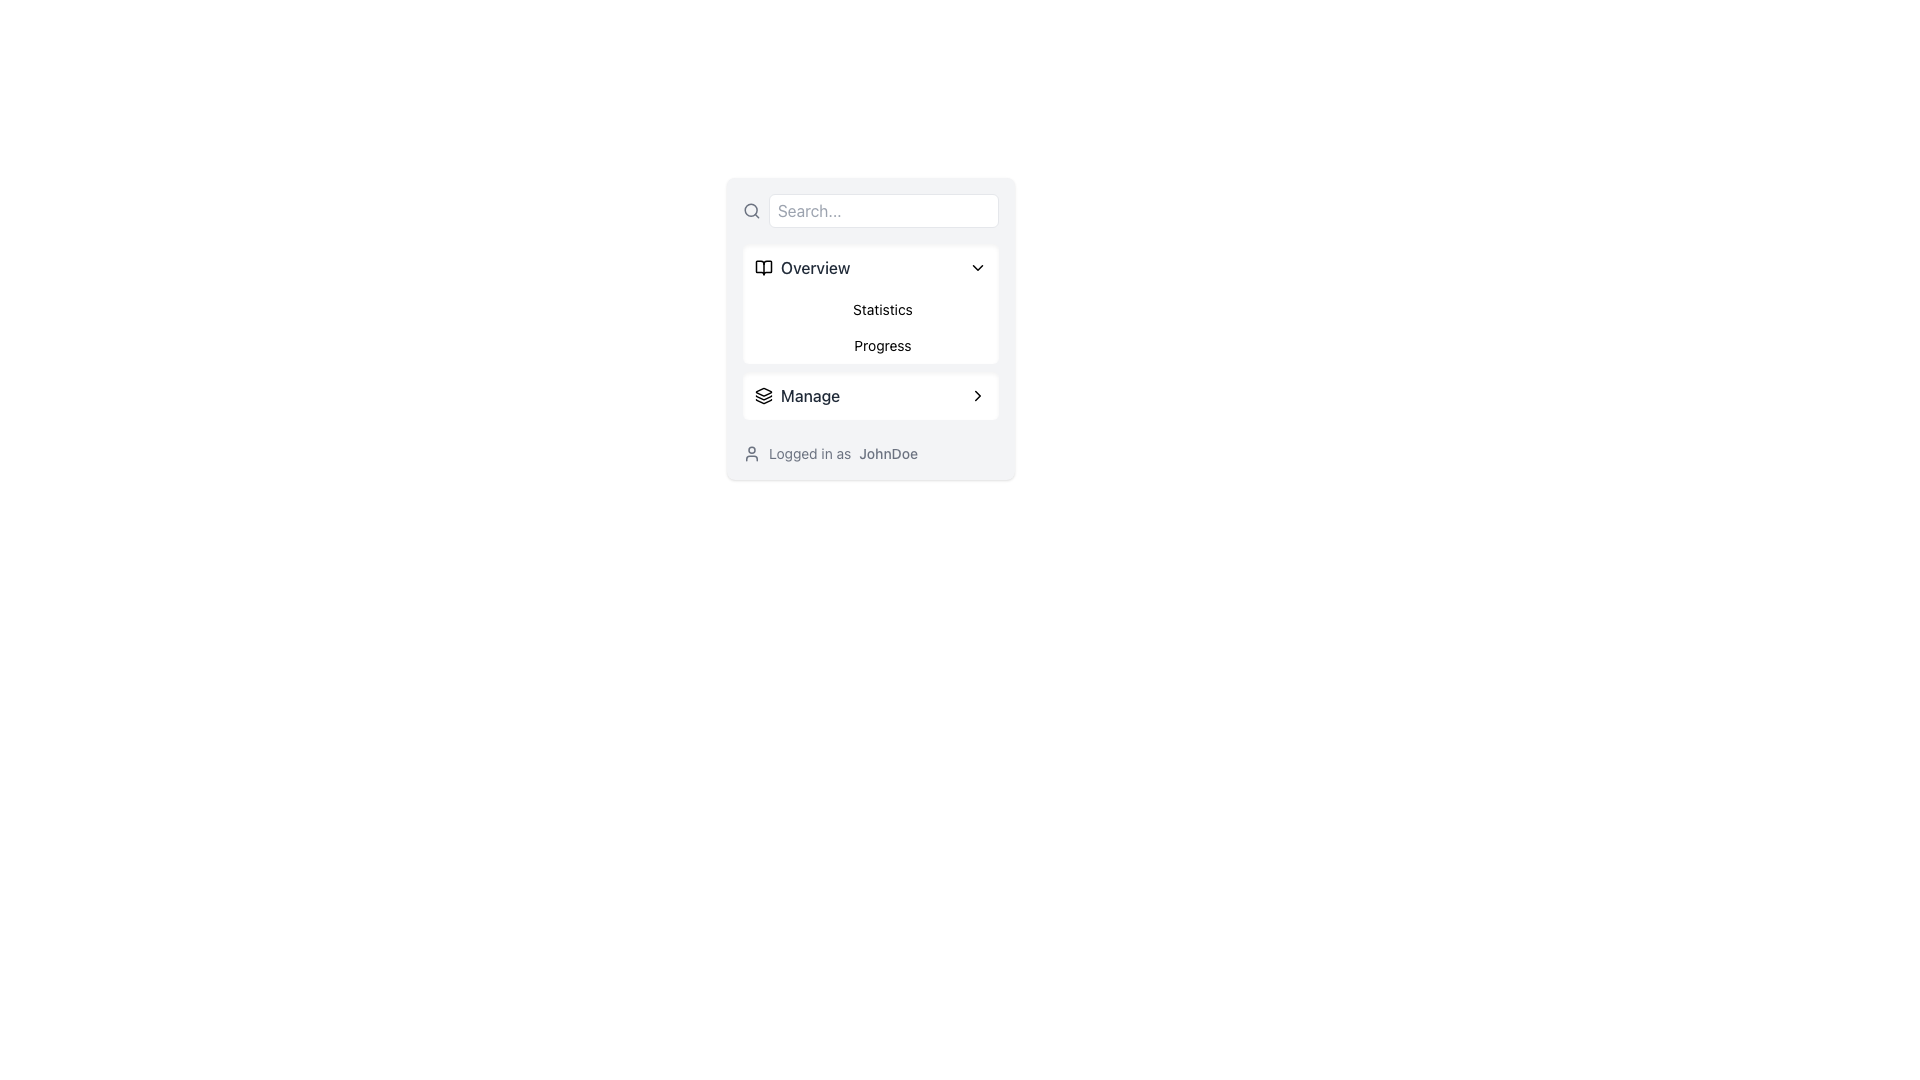 Image resolution: width=1920 pixels, height=1080 pixels. Describe the element at coordinates (762, 397) in the screenshot. I see `the middle subpath of the SVG icon that visually represents layers, indicating stack or hierarchy` at that location.